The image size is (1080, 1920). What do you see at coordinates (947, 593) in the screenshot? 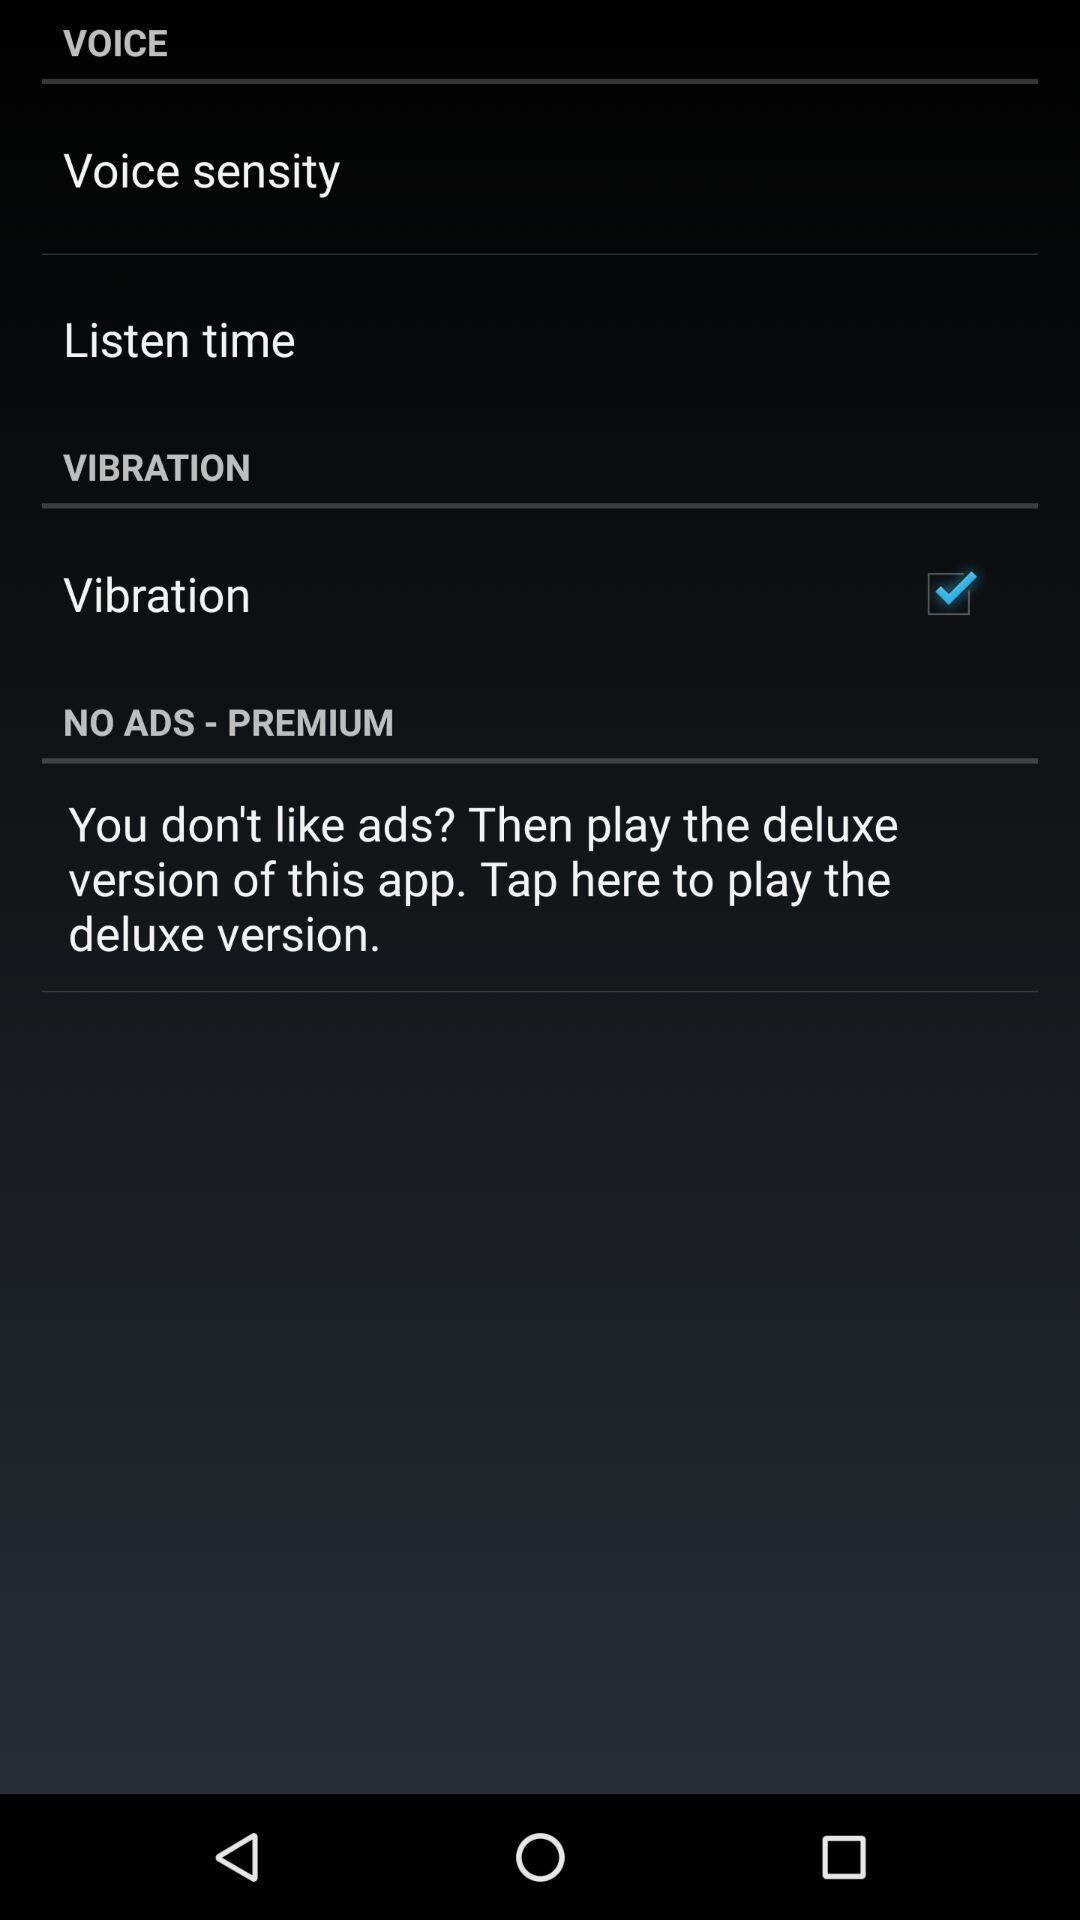
I see `the icon above no ads - premium item` at bounding box center [947, 593].